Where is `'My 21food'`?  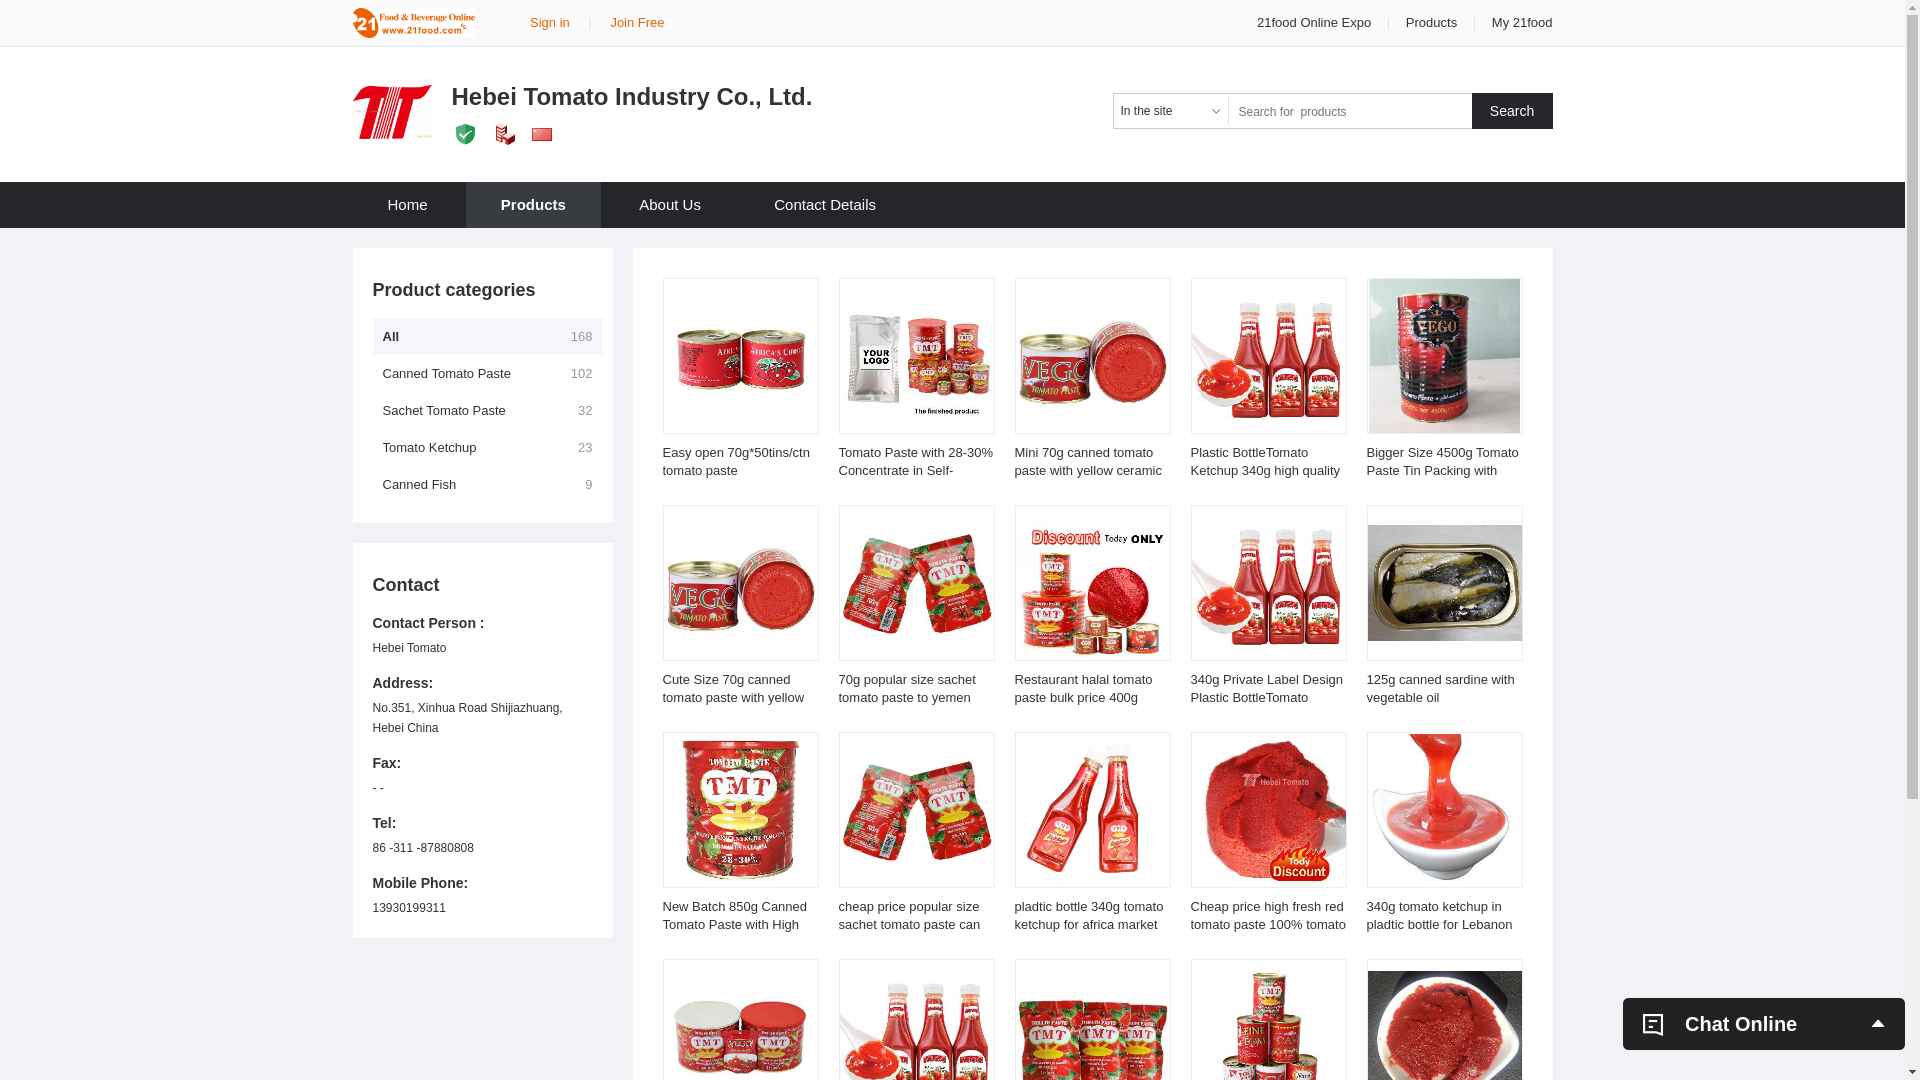
'My 21food' is located at coordinates (1521, 22).